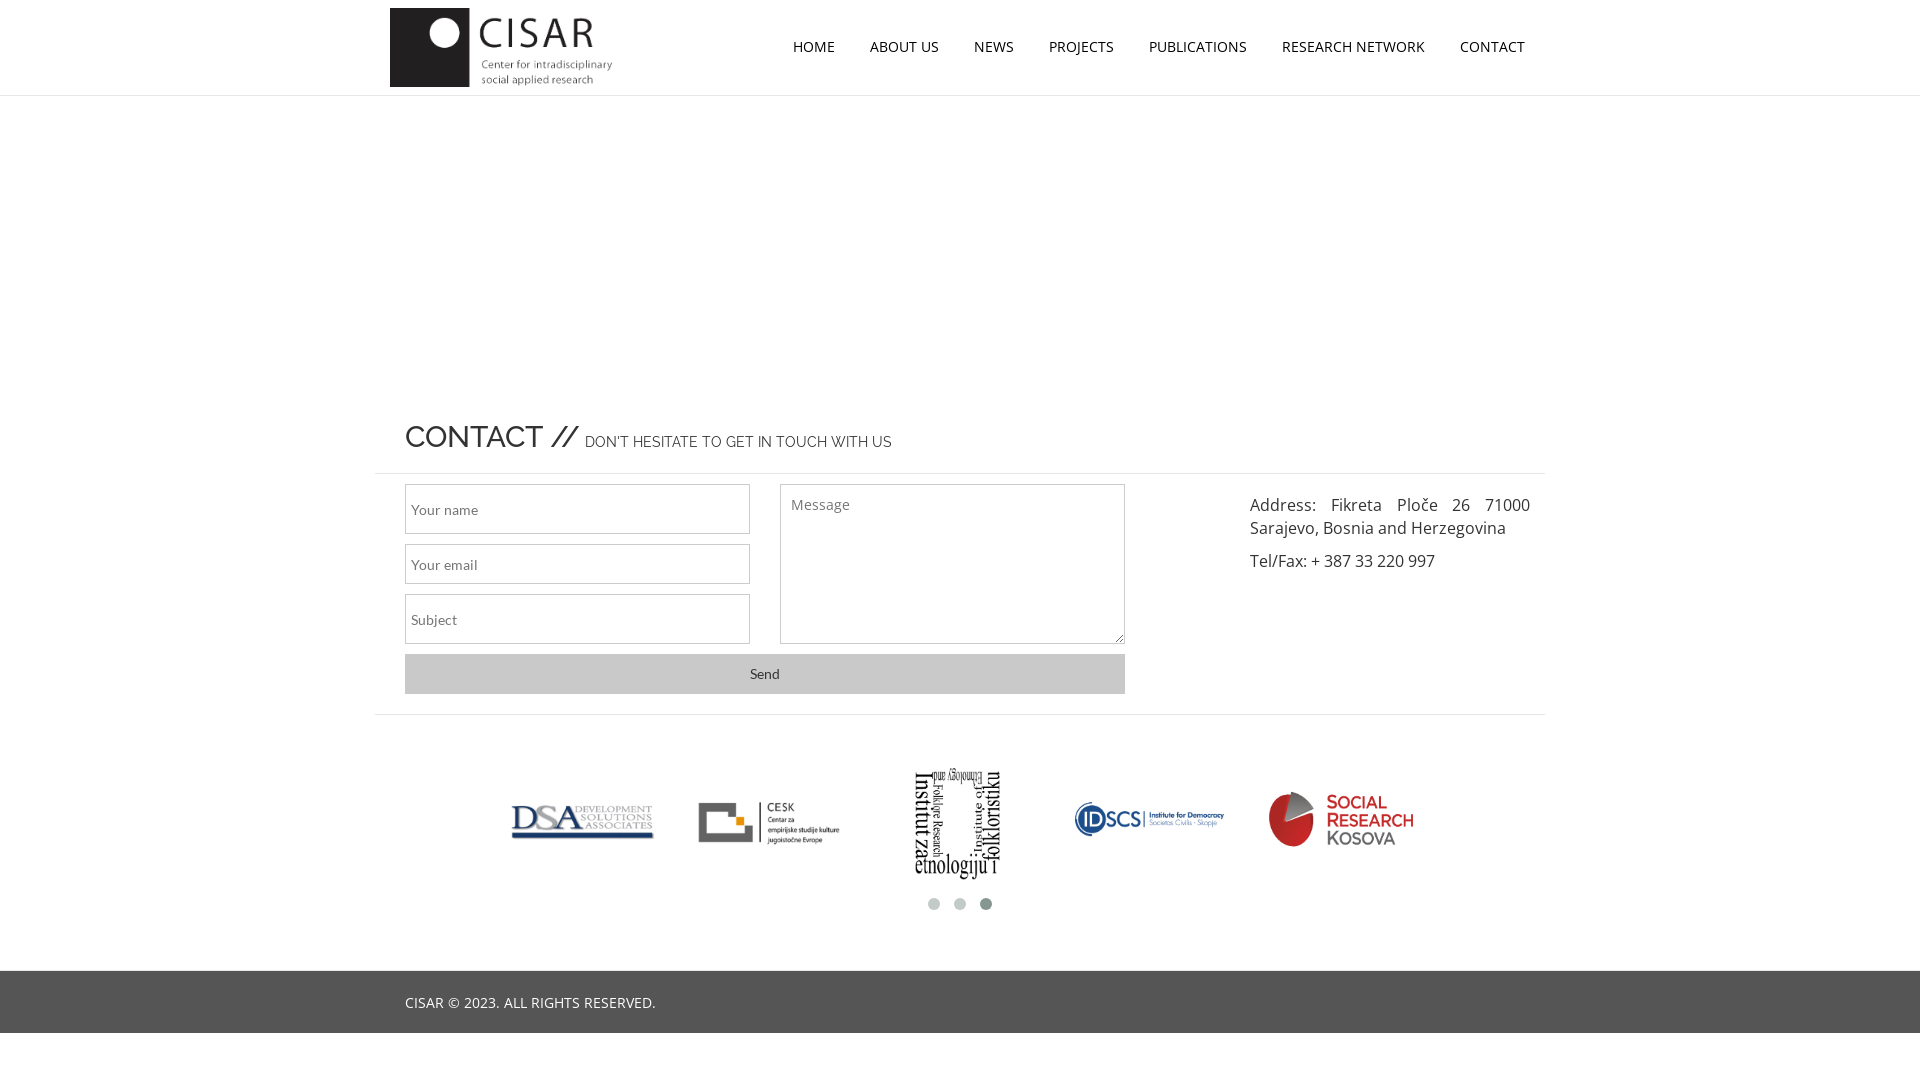 This screenshot has height=1080, width=1920. Describe the element at coordinates (903, 45) in the screenshot. I see `'ABOUT US'` at that location.